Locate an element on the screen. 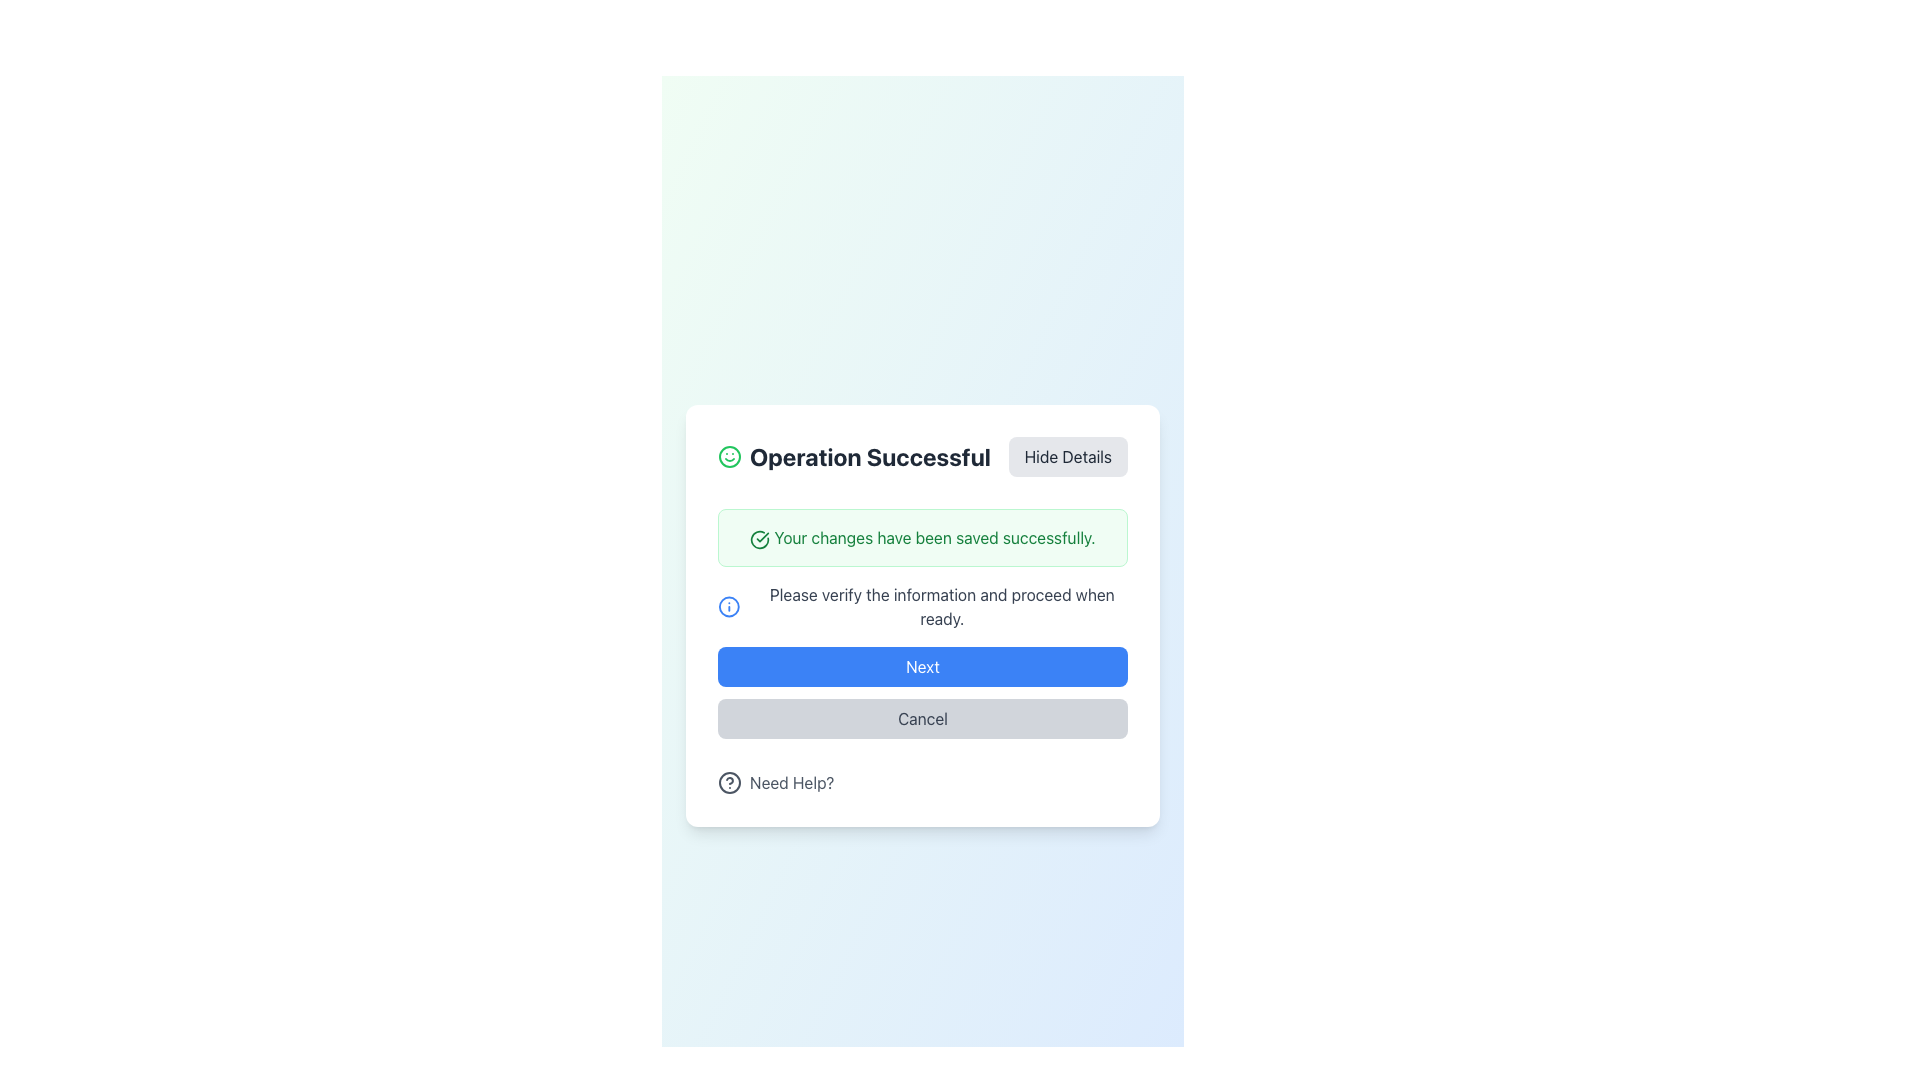 The height and width of the screenshot is (1080, 1920). the circular icon with a question mark, which is located adjacent to the text 'Need Help?' is located at coordinates (728, 782).